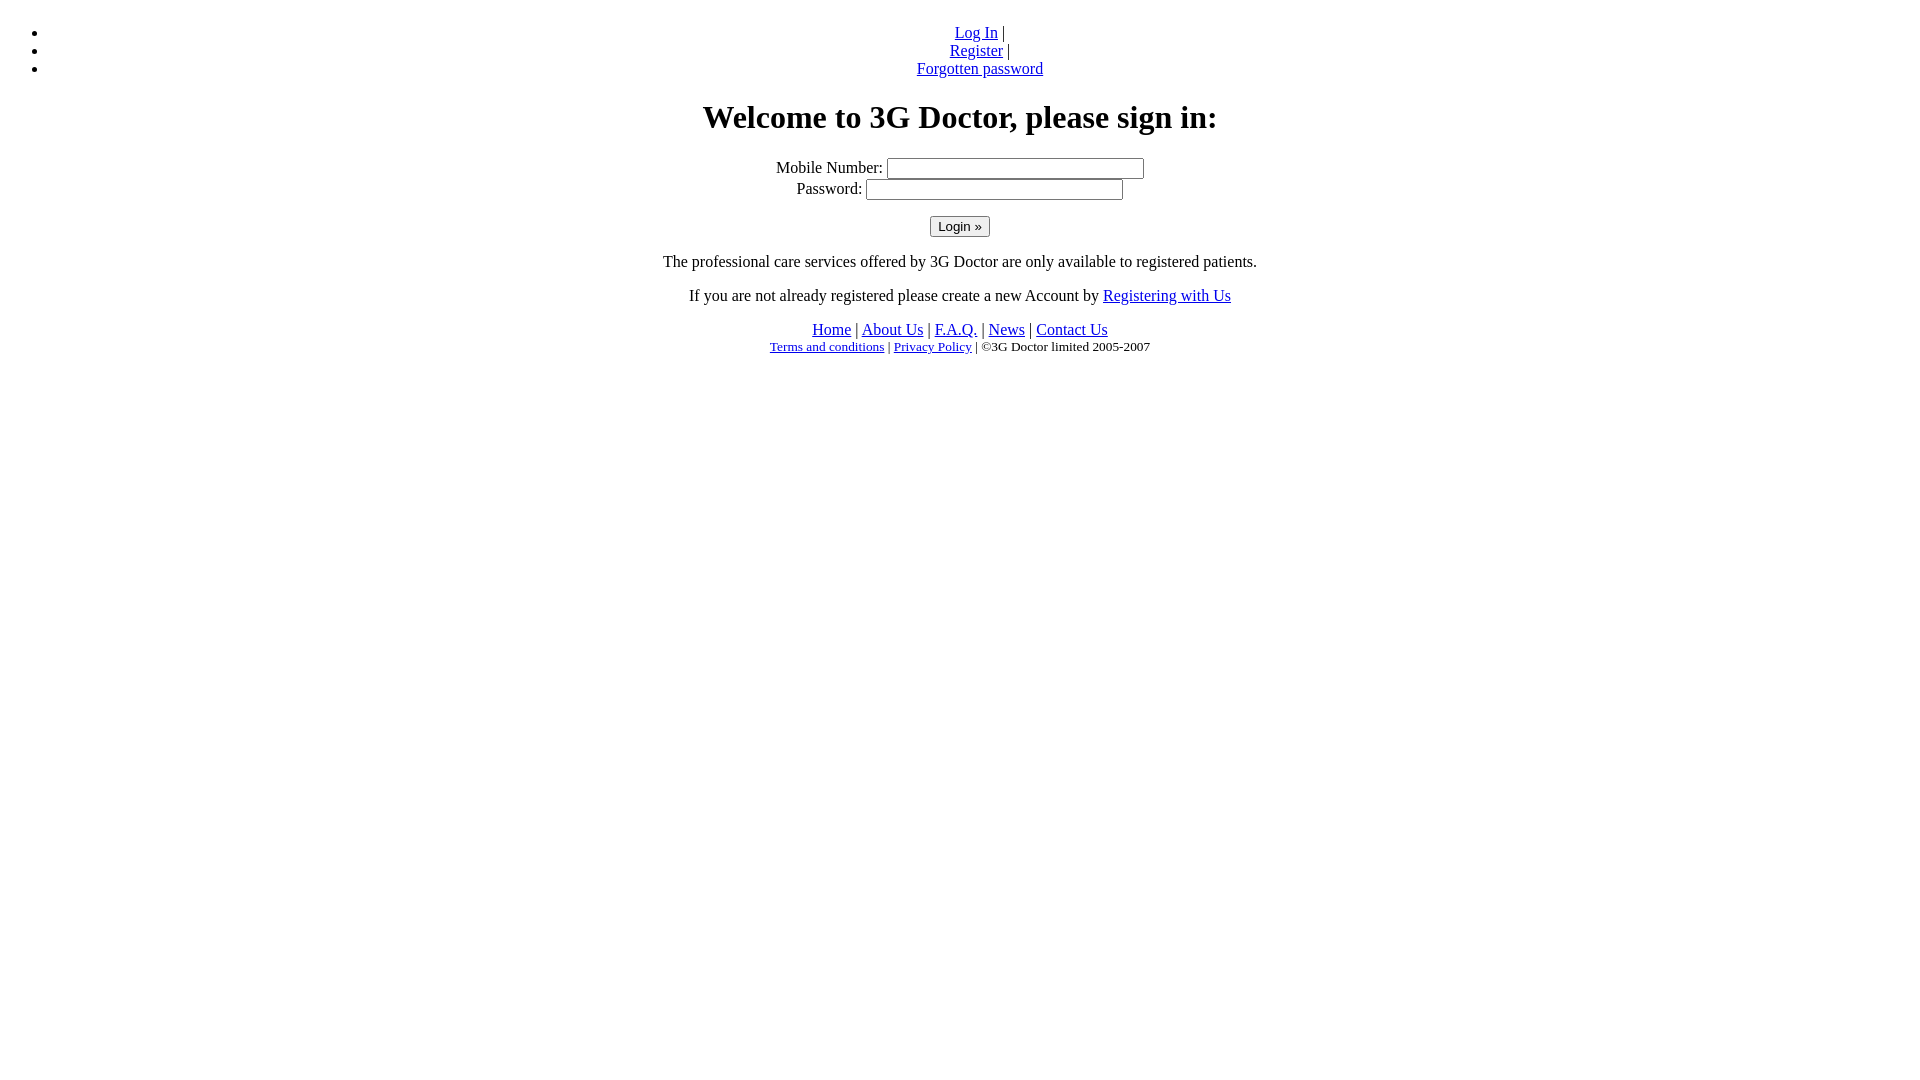 This screenshot has height=1080, width=1920. Describe the element at coordinates (1070, 328) in the screenshot. I see `'Contact Us'` at that location.